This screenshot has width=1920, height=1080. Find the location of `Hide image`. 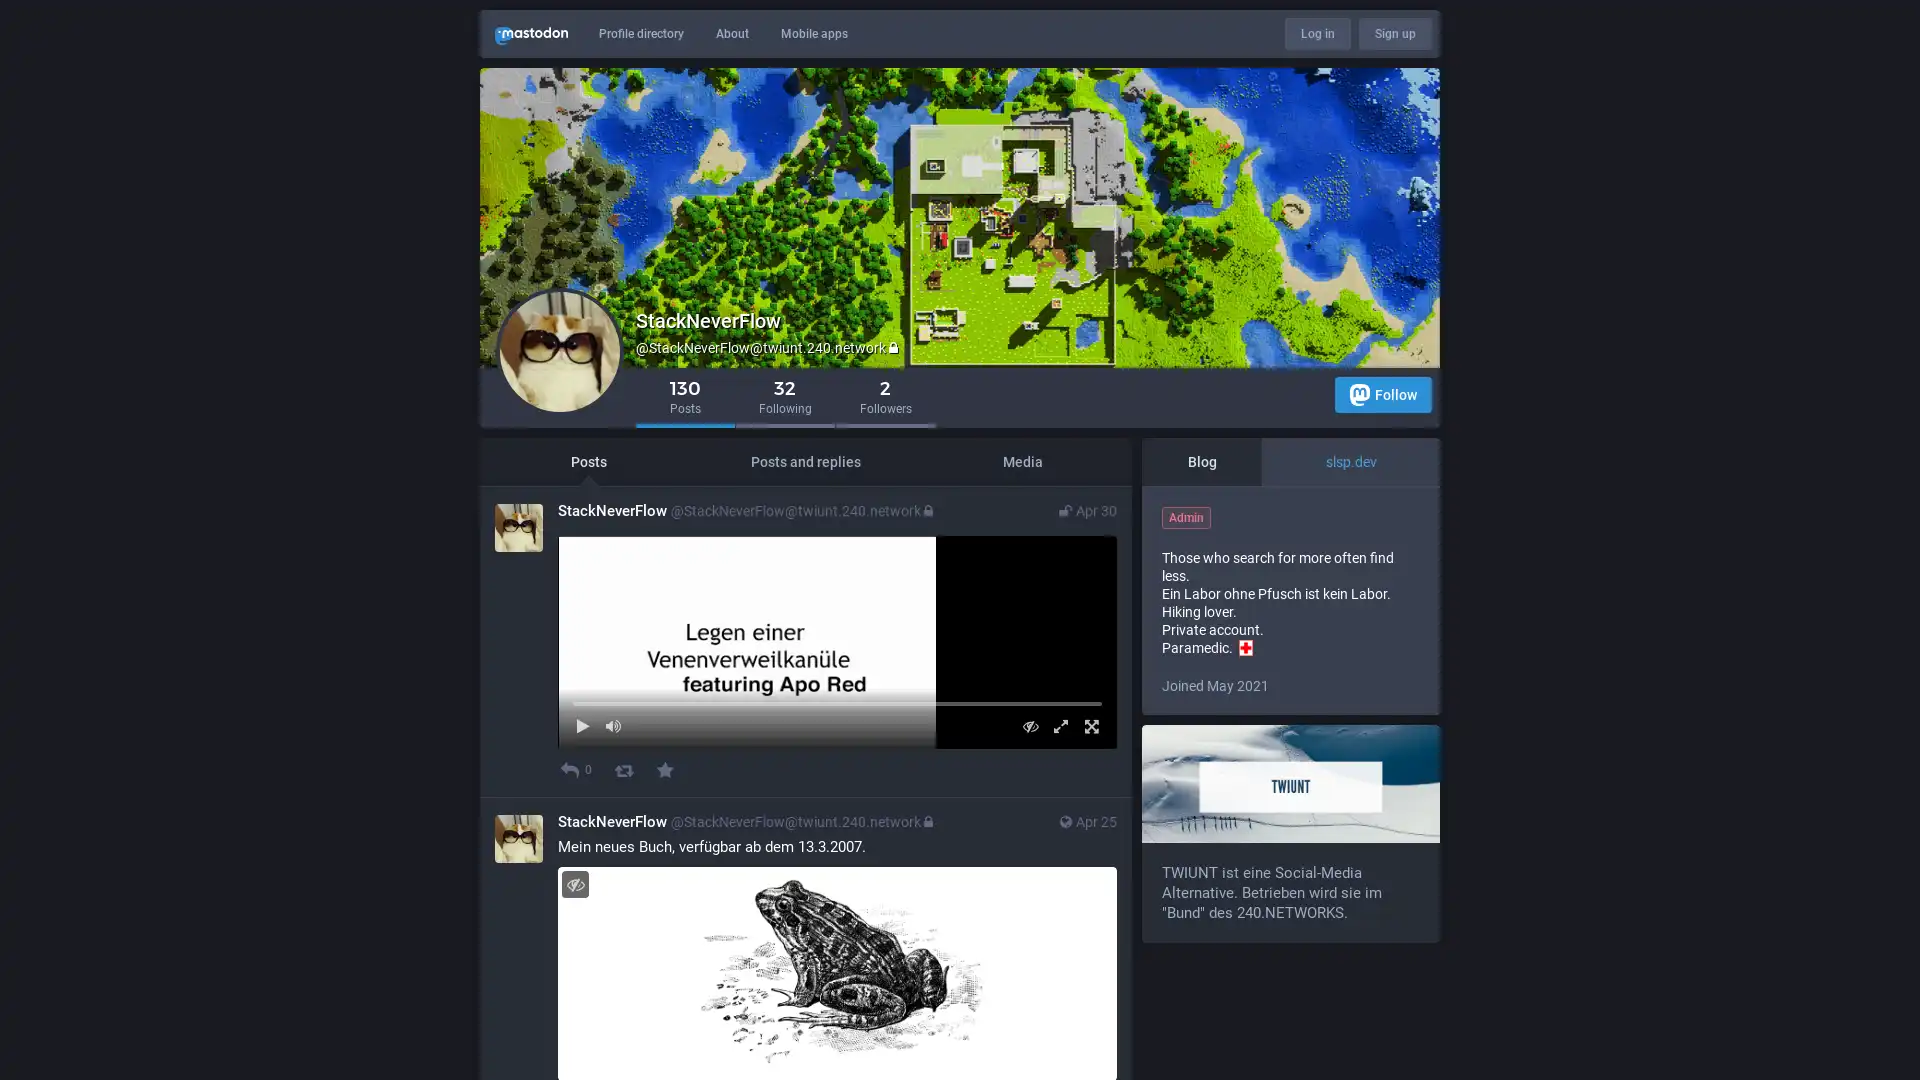

Hide image is located at coordinates (574, 984).